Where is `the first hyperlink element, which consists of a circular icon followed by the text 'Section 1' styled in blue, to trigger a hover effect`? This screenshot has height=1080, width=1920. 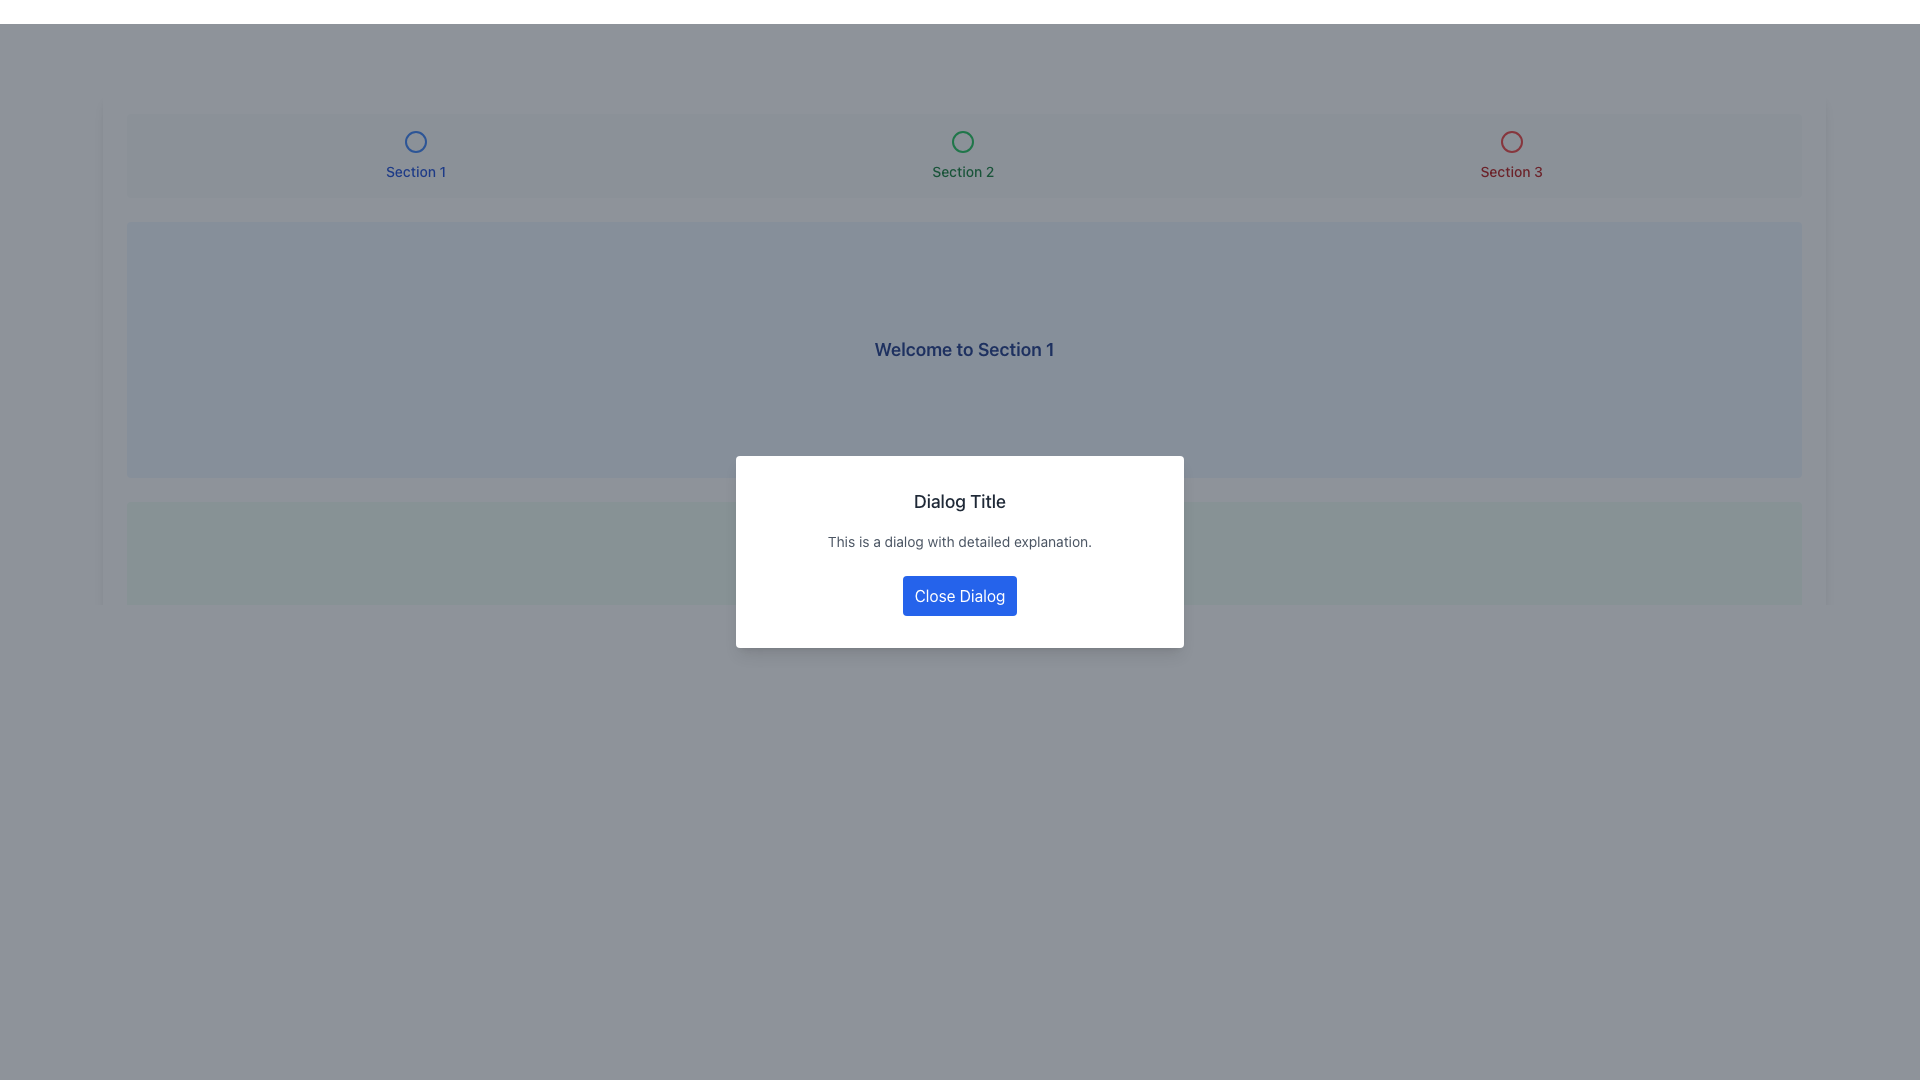
the first hyperlink element, which consists of a circular icon followed by the text 'Section 1' styled in blue, to trigger a hover effect is located at coordinates (415, 154).